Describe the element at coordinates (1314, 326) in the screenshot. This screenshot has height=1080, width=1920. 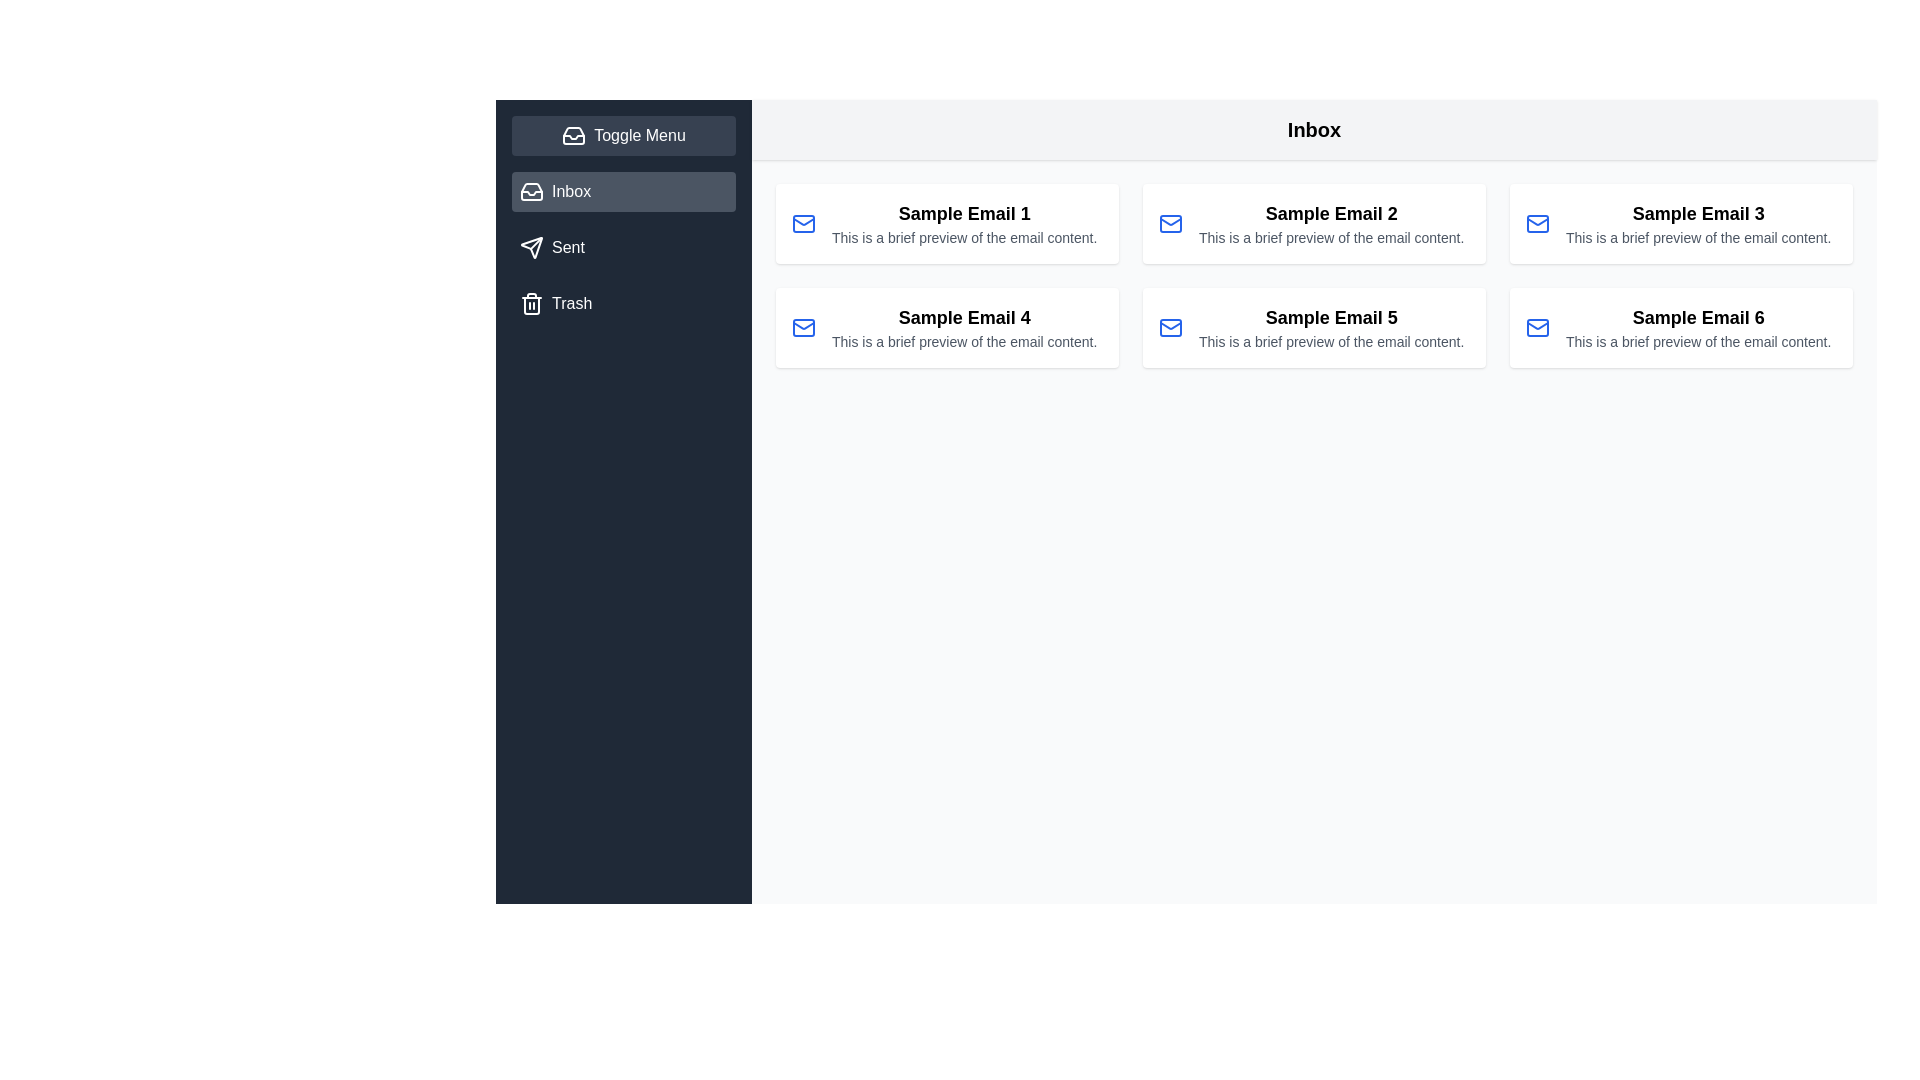
I see `the Interactive Card or Email Preview located` at that location.